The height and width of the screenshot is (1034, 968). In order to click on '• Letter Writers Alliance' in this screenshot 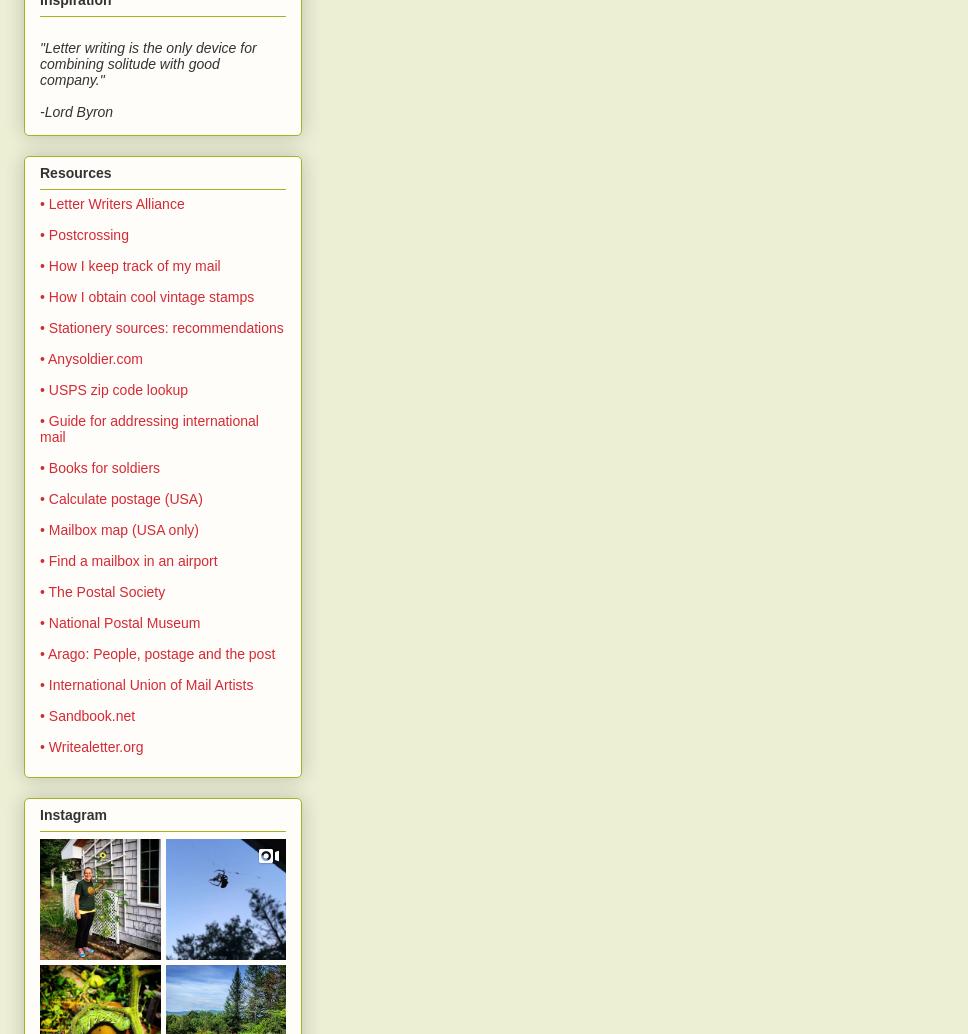, I will do `click(39, 202)`.